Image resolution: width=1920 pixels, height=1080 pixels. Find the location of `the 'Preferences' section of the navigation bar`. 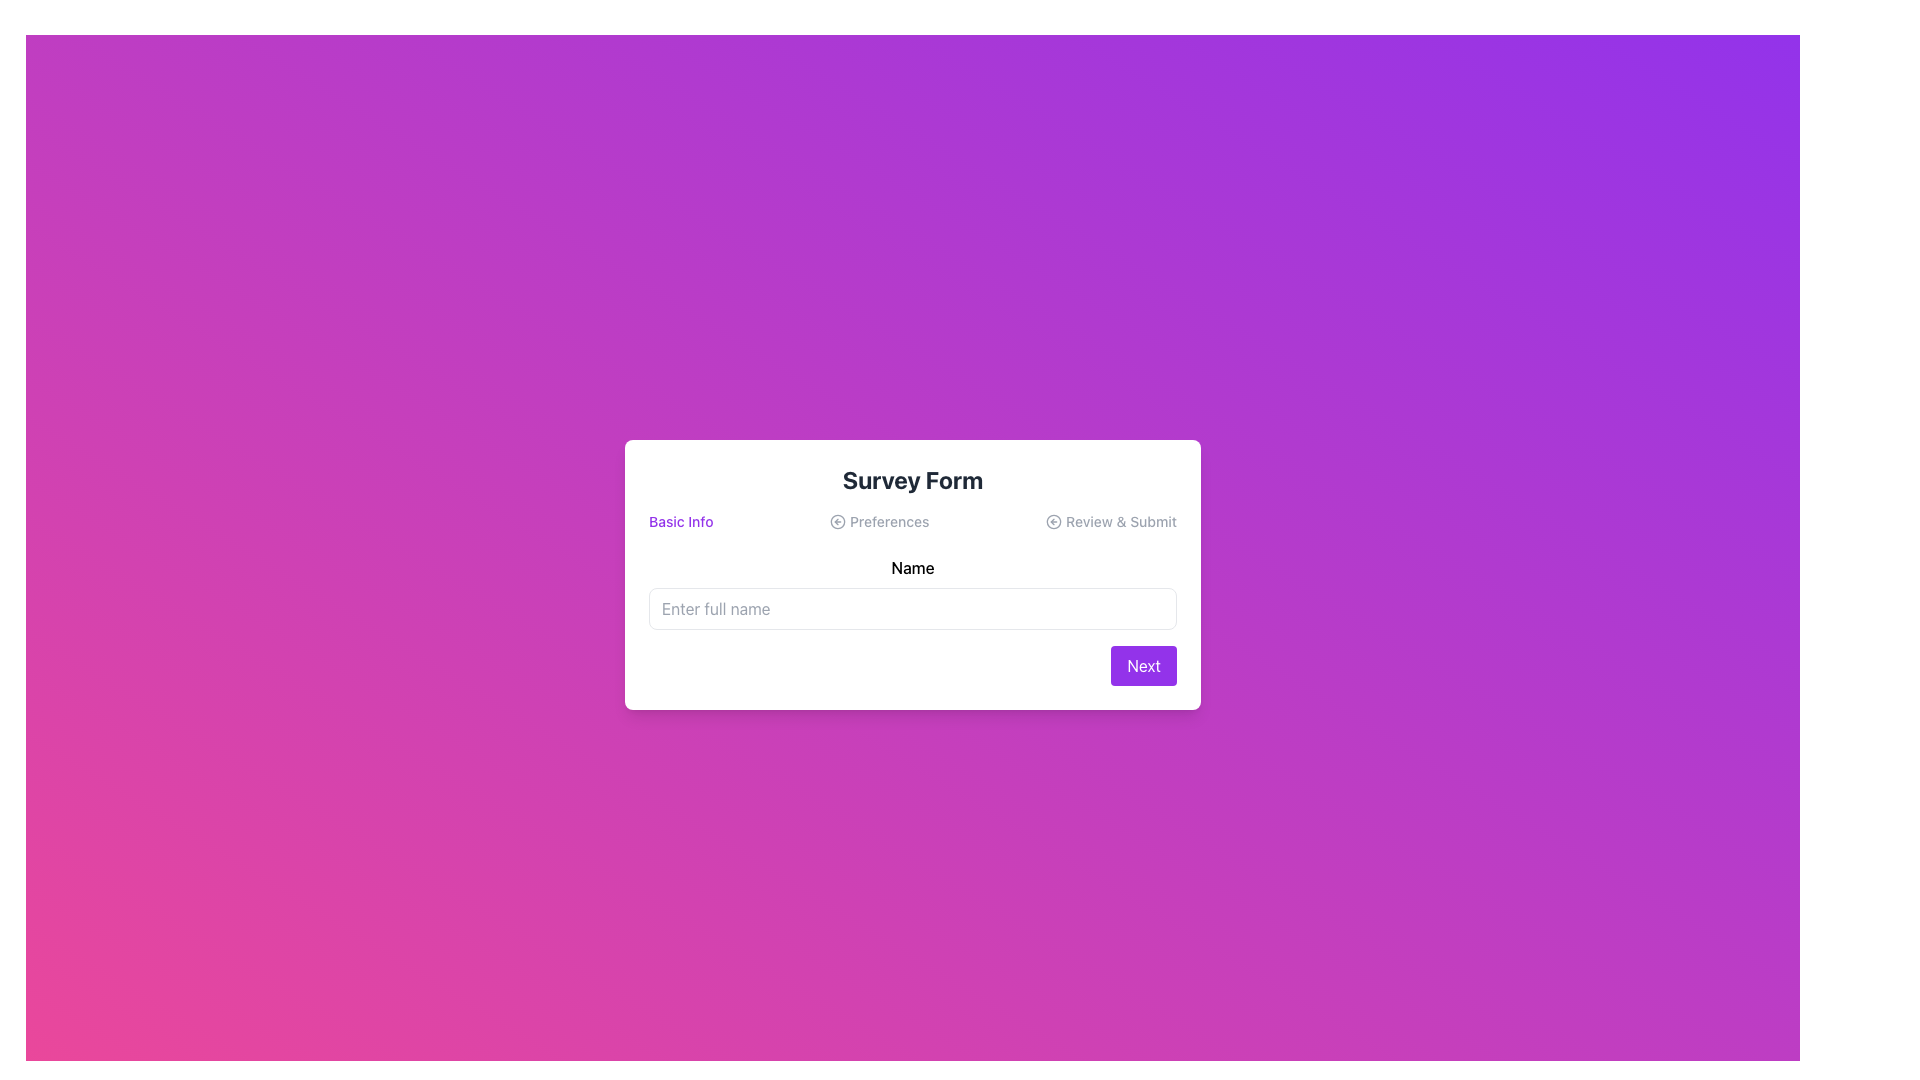

the 'Preferences' section of the navigation bar is located at coordinates (911, 520).